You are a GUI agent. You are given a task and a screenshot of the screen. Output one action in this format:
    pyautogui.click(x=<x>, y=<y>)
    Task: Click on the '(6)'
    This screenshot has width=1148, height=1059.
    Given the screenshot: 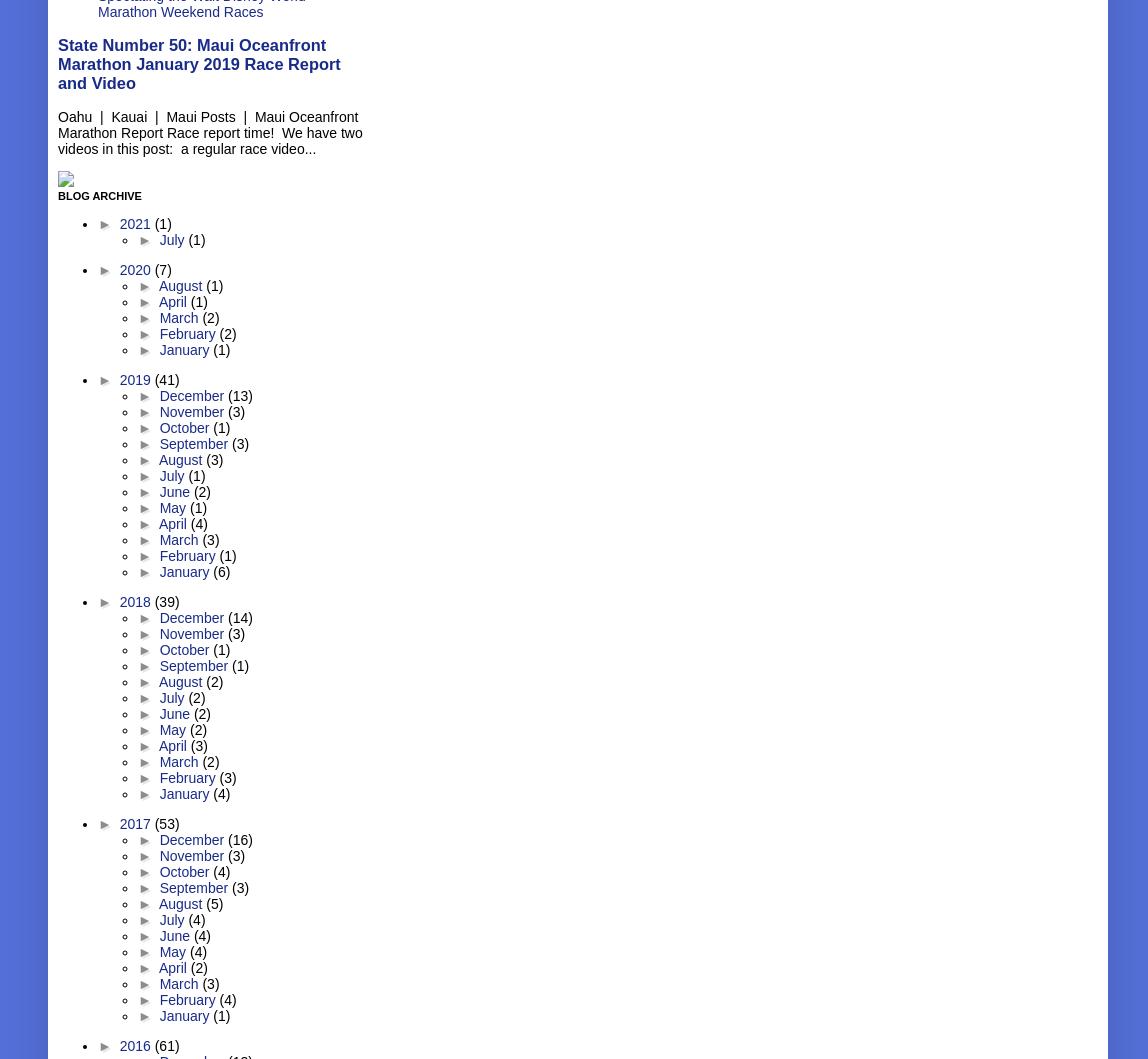 What is the action you would take?
    pyautogui.click(x=212, y=570)
    